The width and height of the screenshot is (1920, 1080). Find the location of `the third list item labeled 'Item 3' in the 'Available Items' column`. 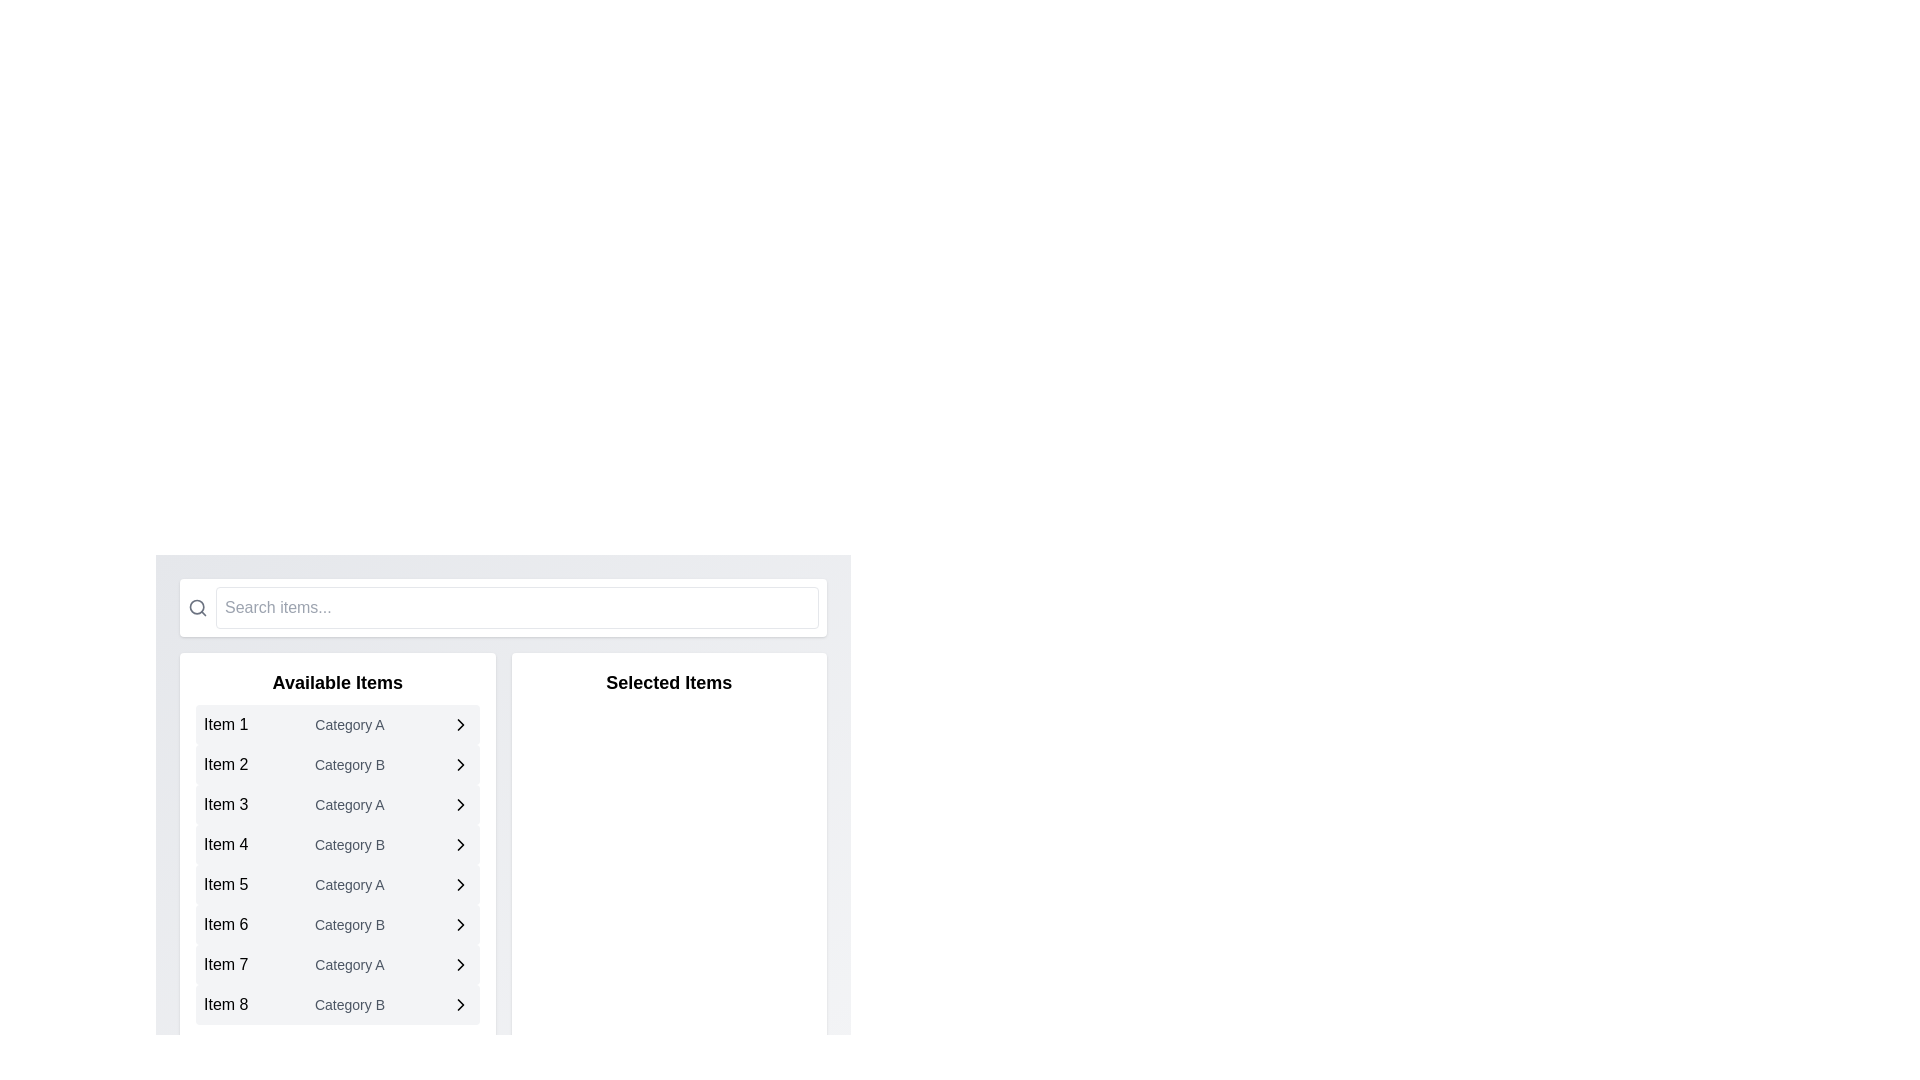

the third list item labeled 'Item 3' in the 'Available Items' column is located at coordinates (337, 804).